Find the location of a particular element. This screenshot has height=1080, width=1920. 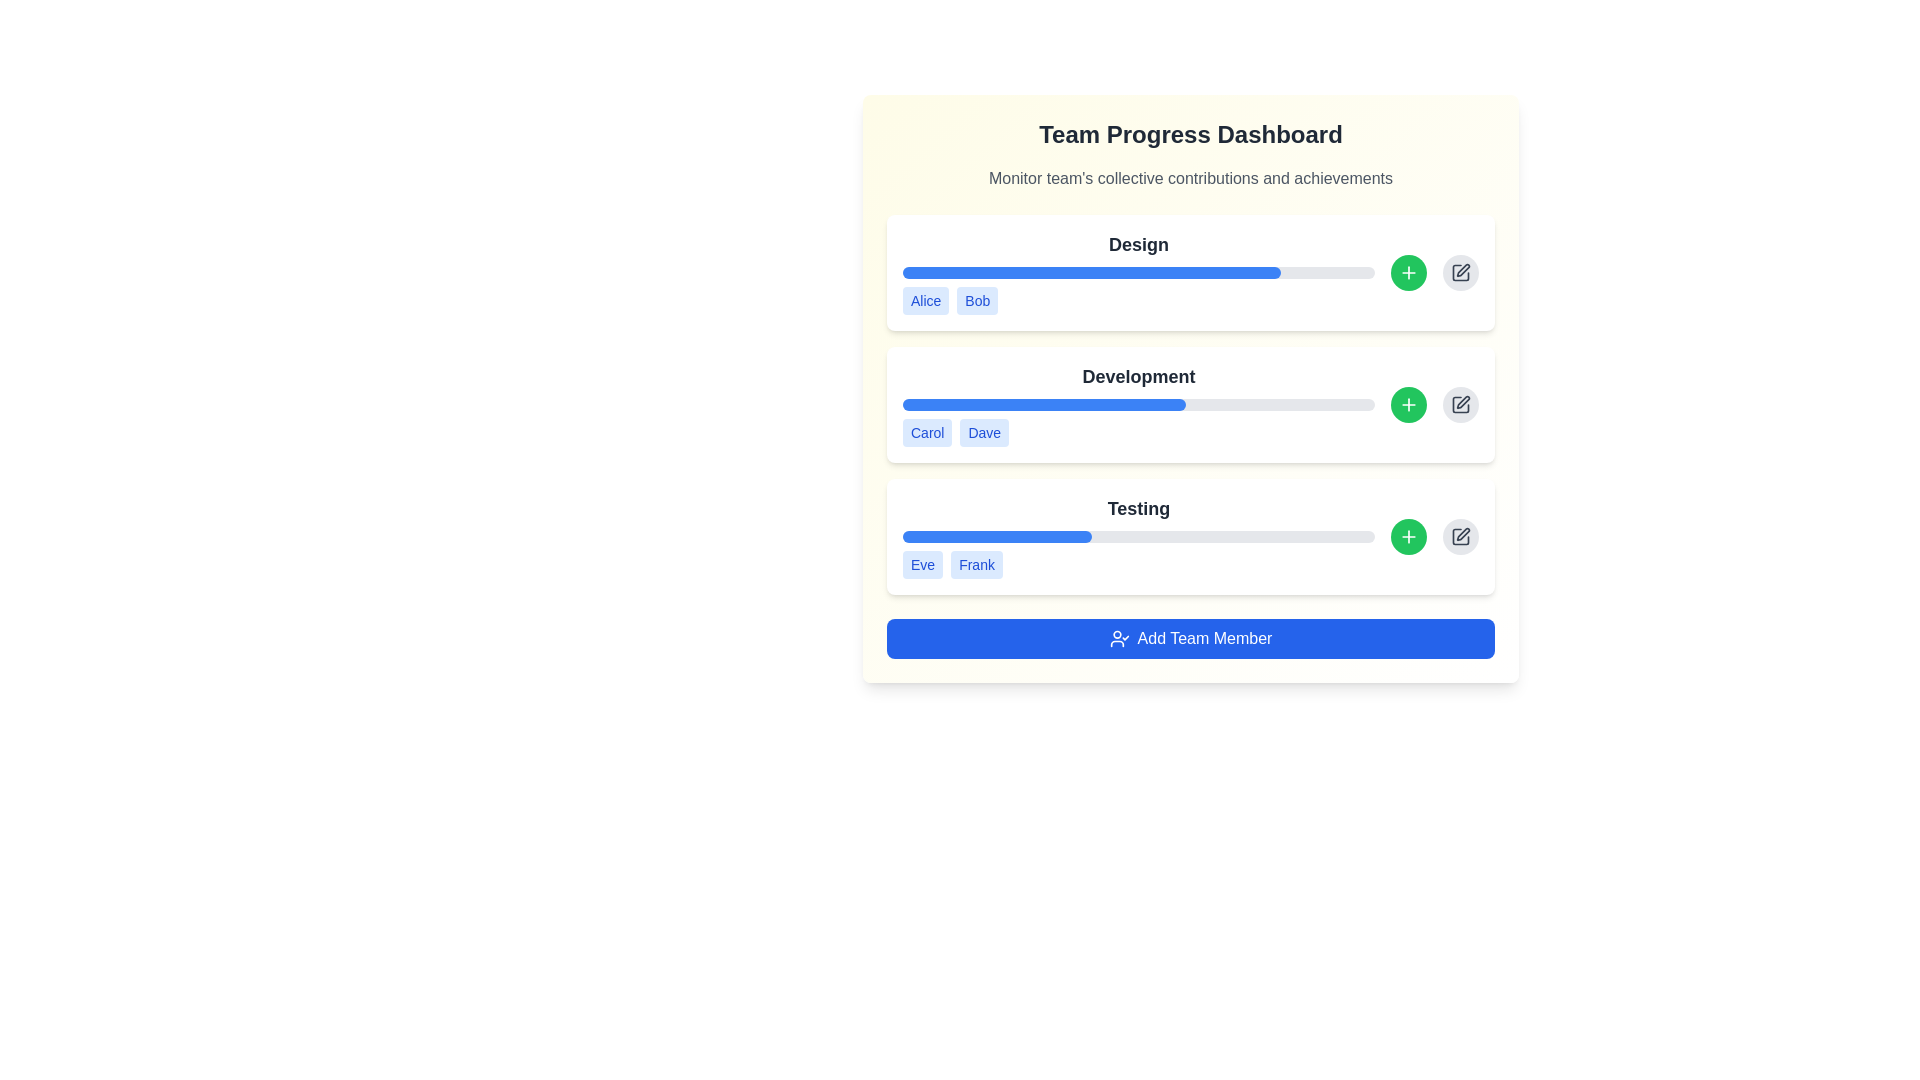

the progress bar of the 'Design' task in the 'Team Progress Dashboard' is located at coordinates (1190, 273).